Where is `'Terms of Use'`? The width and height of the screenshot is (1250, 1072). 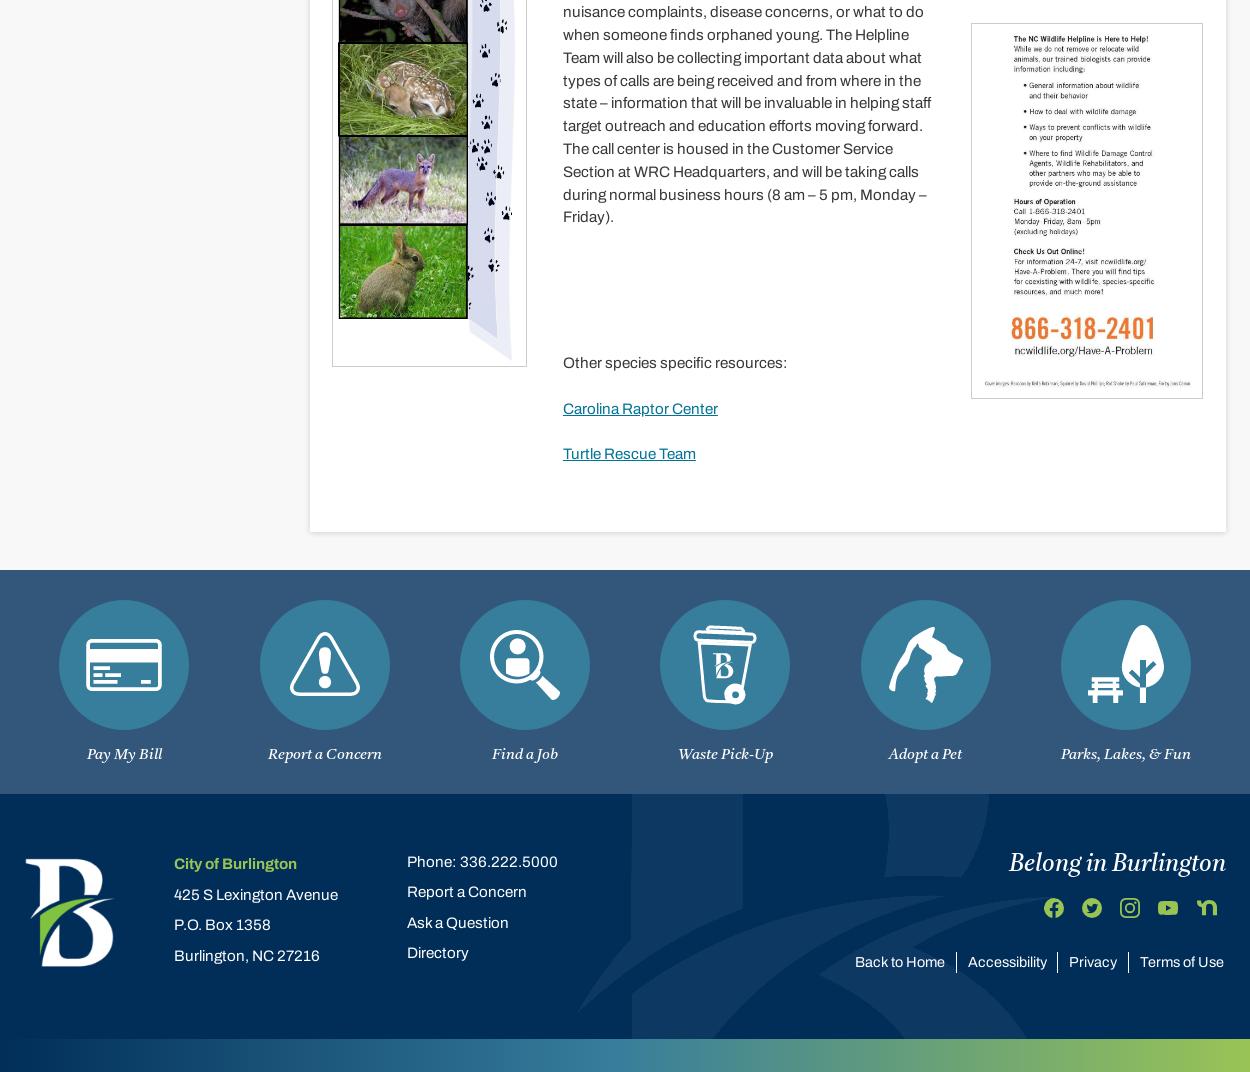 'Terms of Use' is located at coordinates (1181, 960).